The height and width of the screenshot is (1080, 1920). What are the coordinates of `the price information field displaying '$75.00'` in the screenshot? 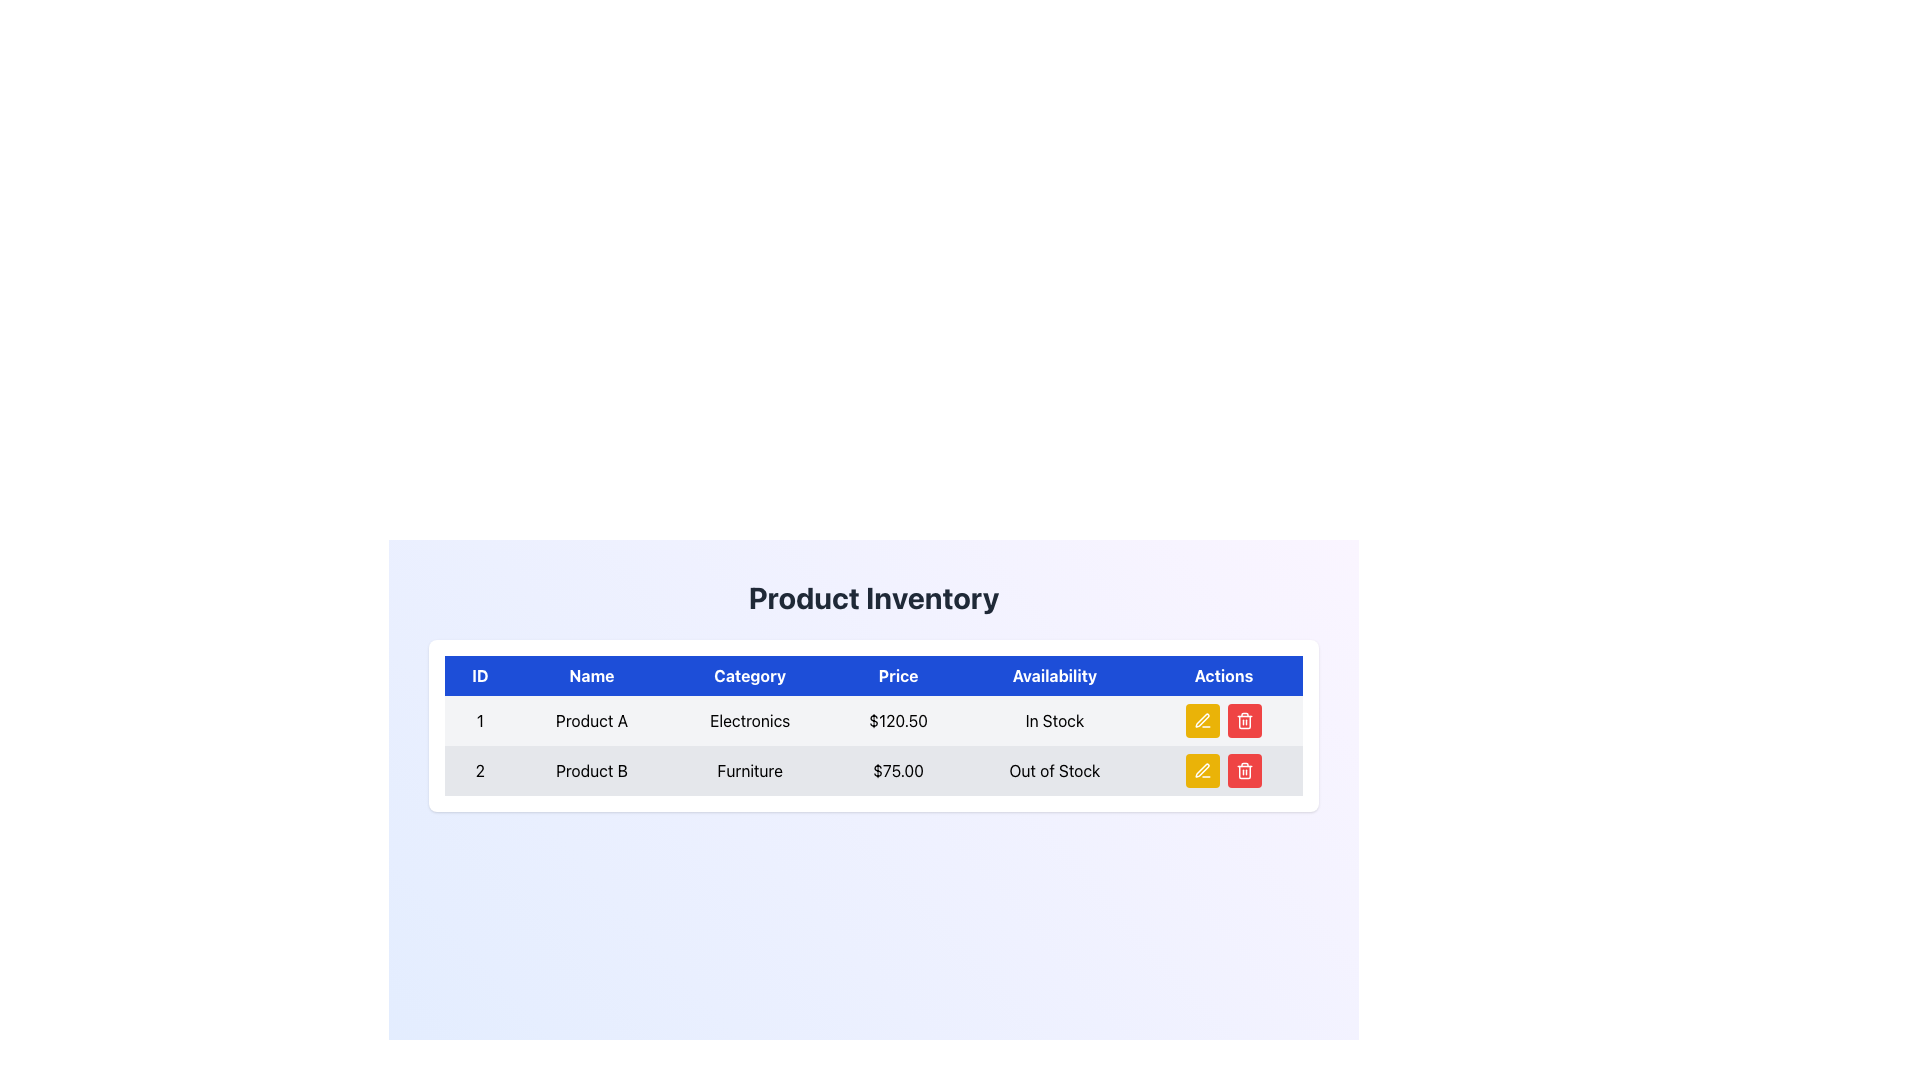 It's located at (897, 770).